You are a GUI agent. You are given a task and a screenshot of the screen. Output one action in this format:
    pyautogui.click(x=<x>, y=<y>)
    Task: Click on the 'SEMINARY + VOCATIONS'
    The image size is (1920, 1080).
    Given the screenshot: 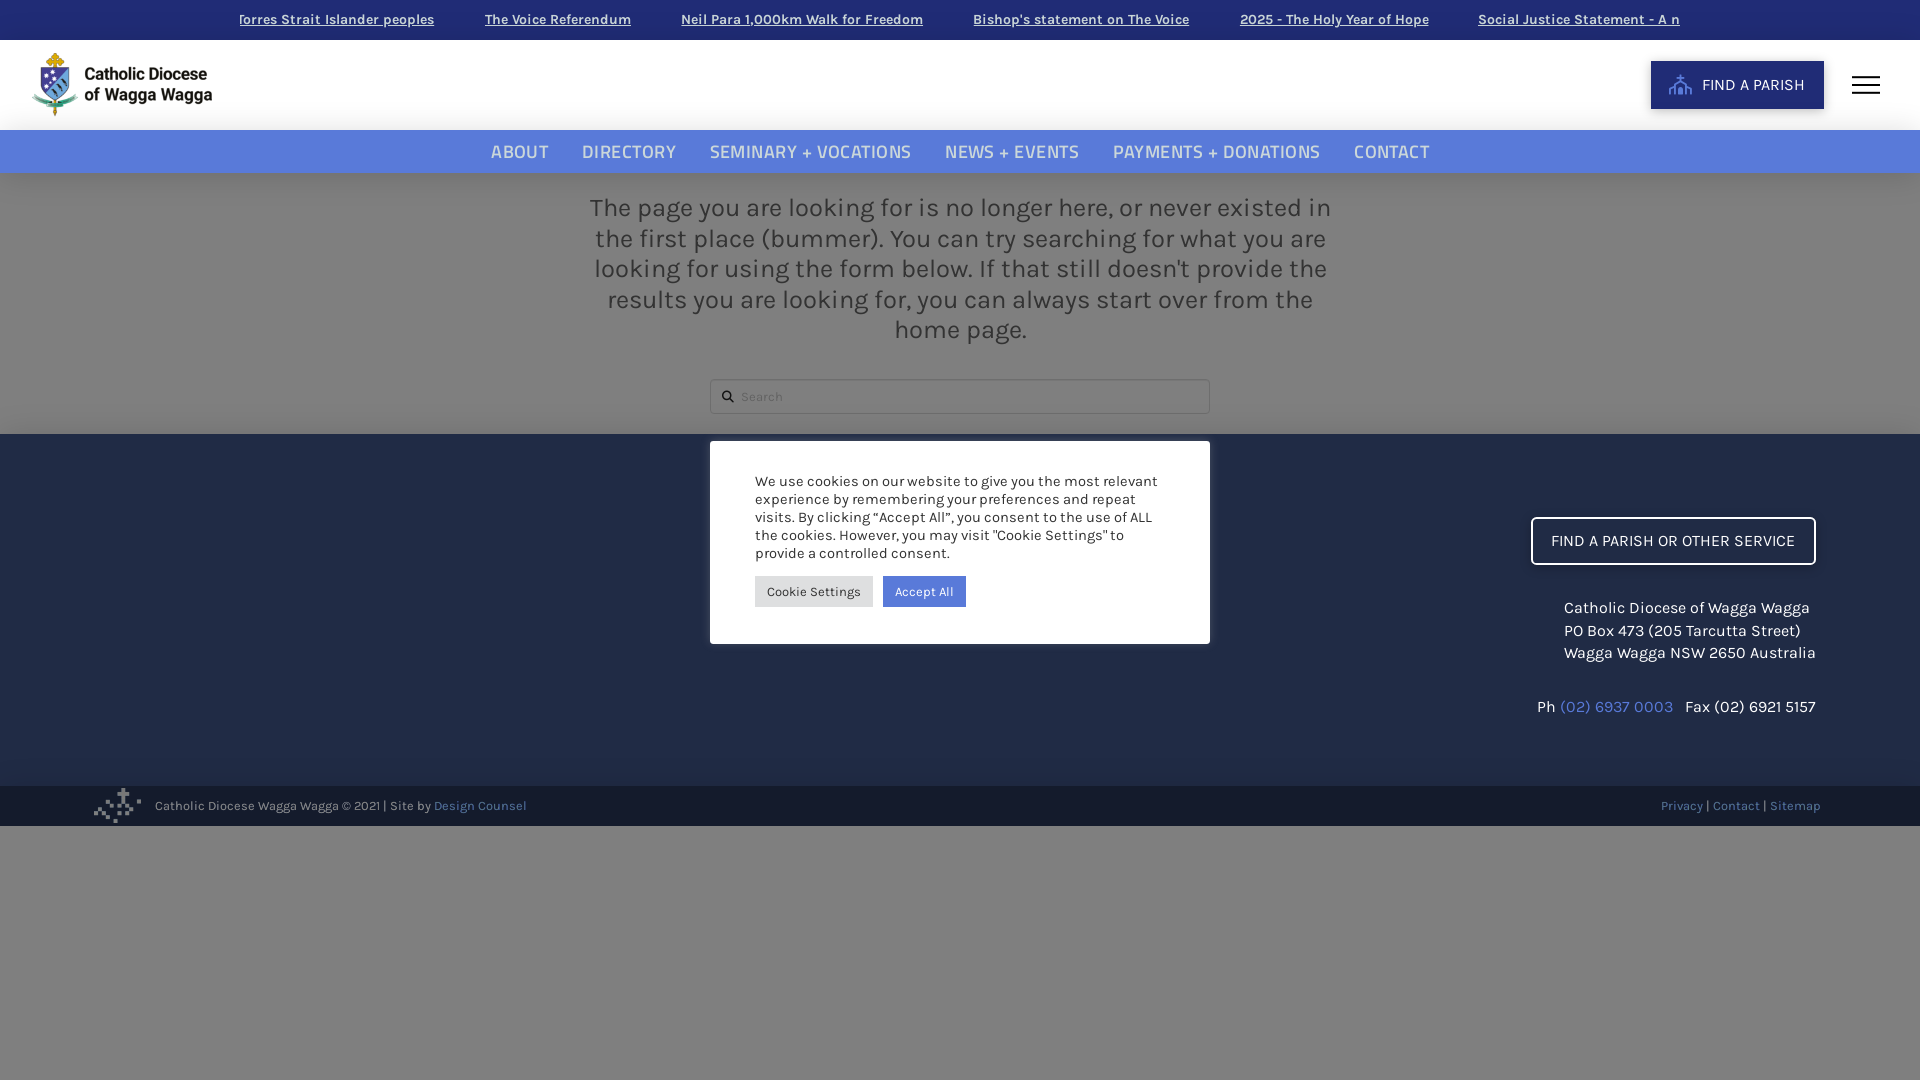 What is the action you would take?
    pyautogui.click(x=811, y=150)
    